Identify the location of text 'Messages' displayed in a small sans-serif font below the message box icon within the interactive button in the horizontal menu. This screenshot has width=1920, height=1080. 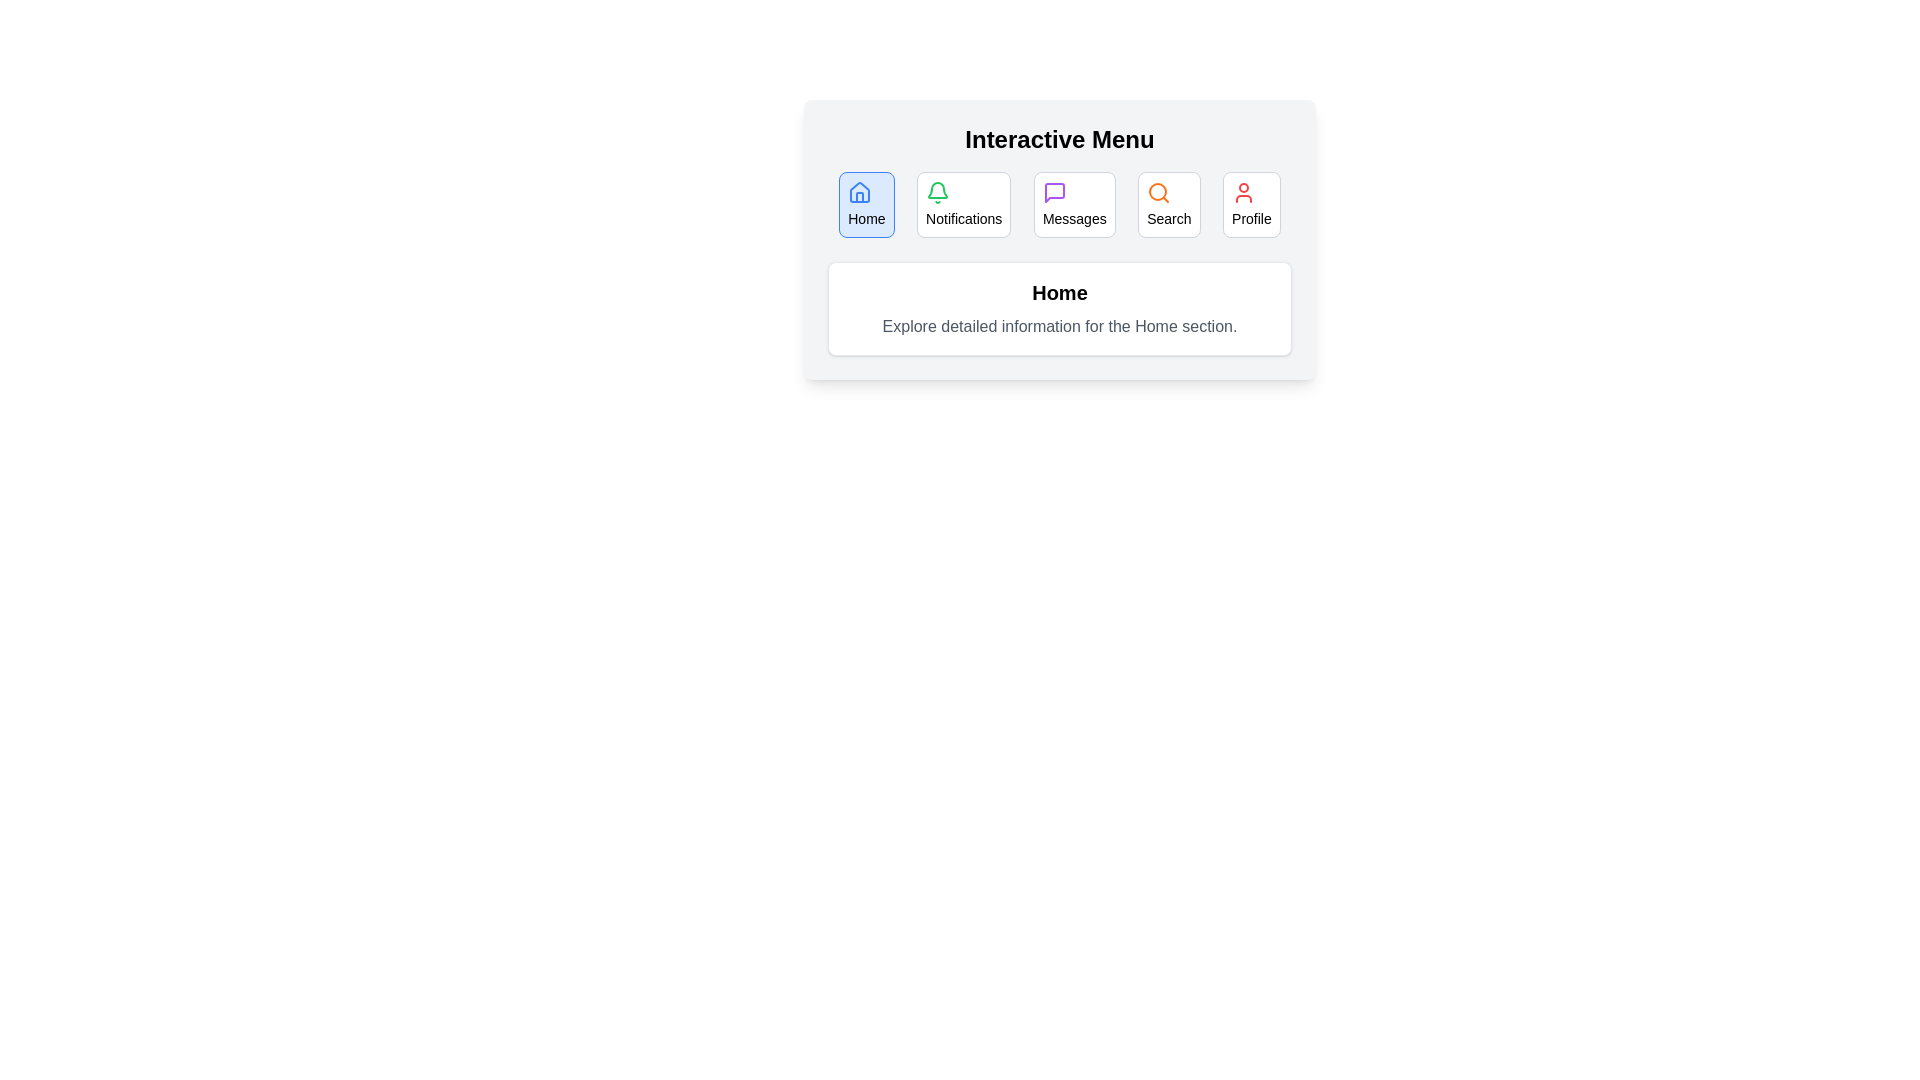
(1073, 219).